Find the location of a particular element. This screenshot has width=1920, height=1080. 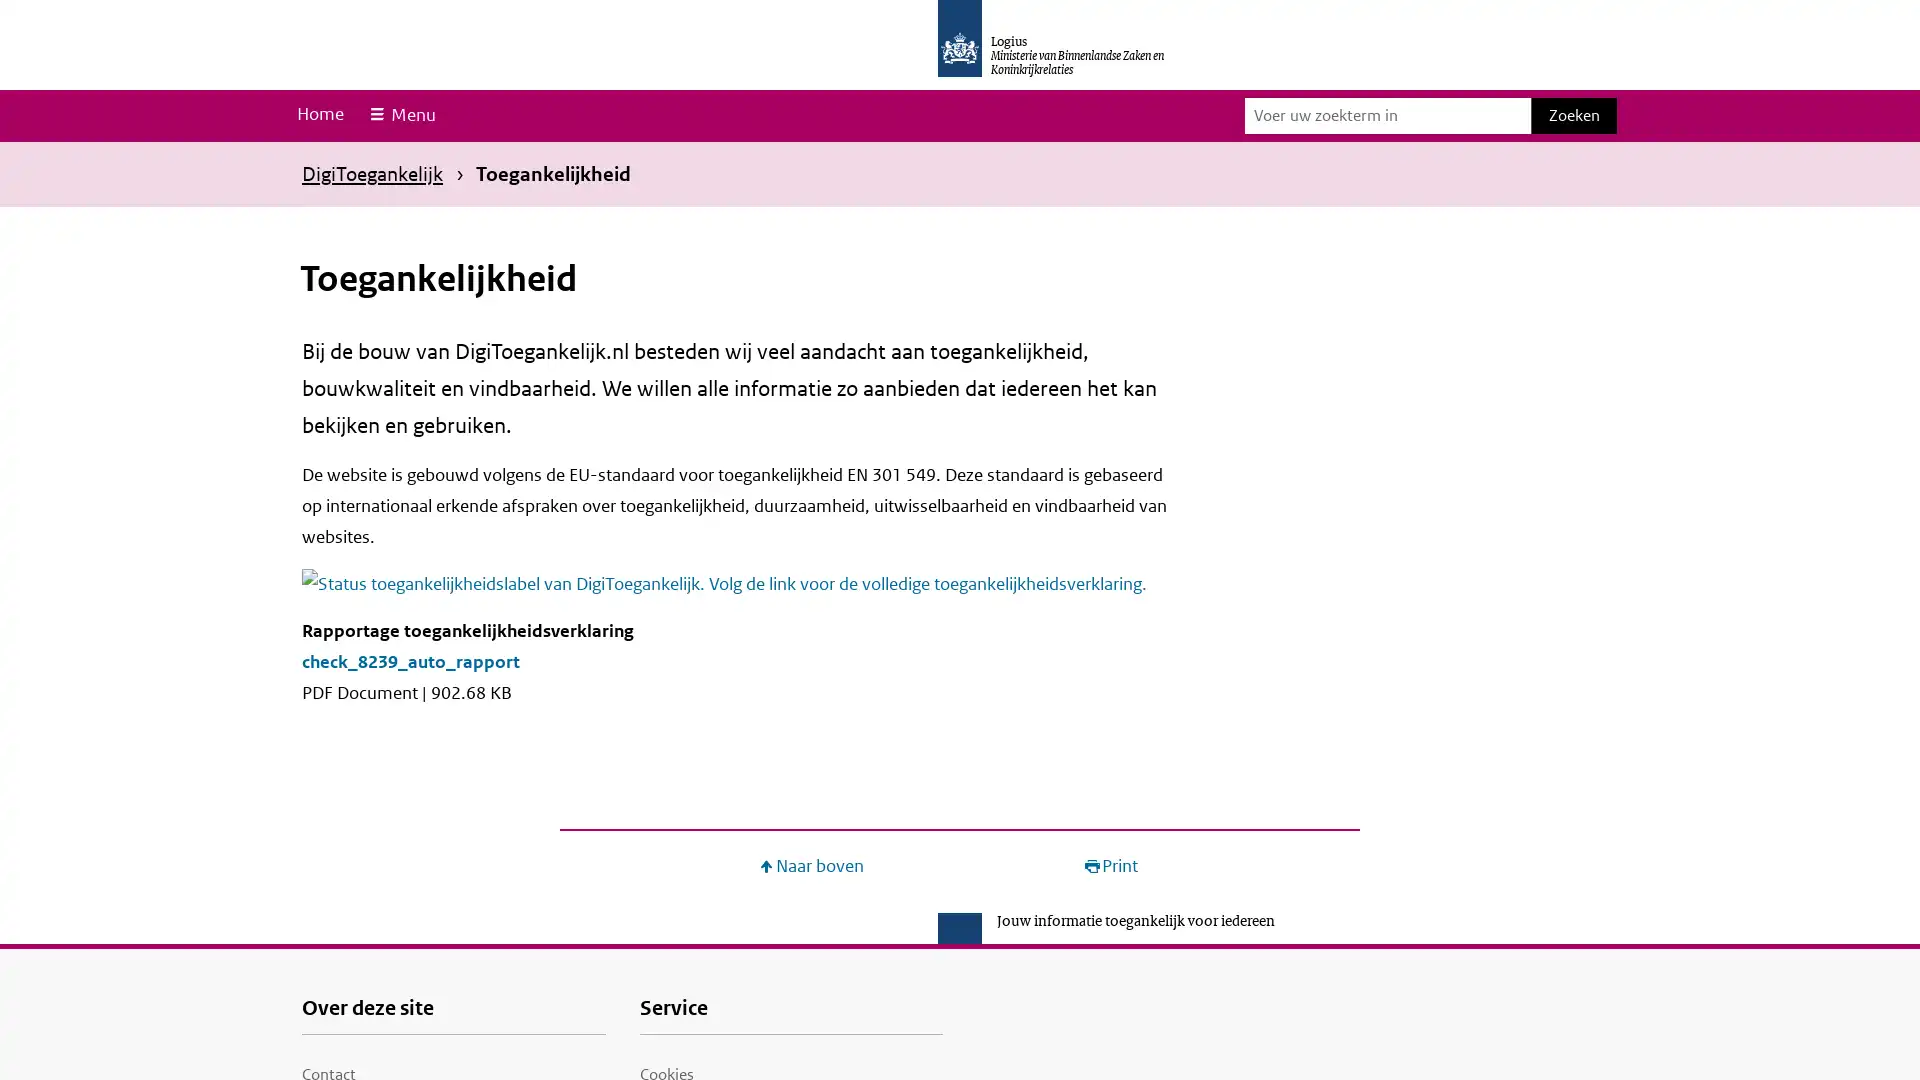

Zoeken is located at coordinates (1573, 115).